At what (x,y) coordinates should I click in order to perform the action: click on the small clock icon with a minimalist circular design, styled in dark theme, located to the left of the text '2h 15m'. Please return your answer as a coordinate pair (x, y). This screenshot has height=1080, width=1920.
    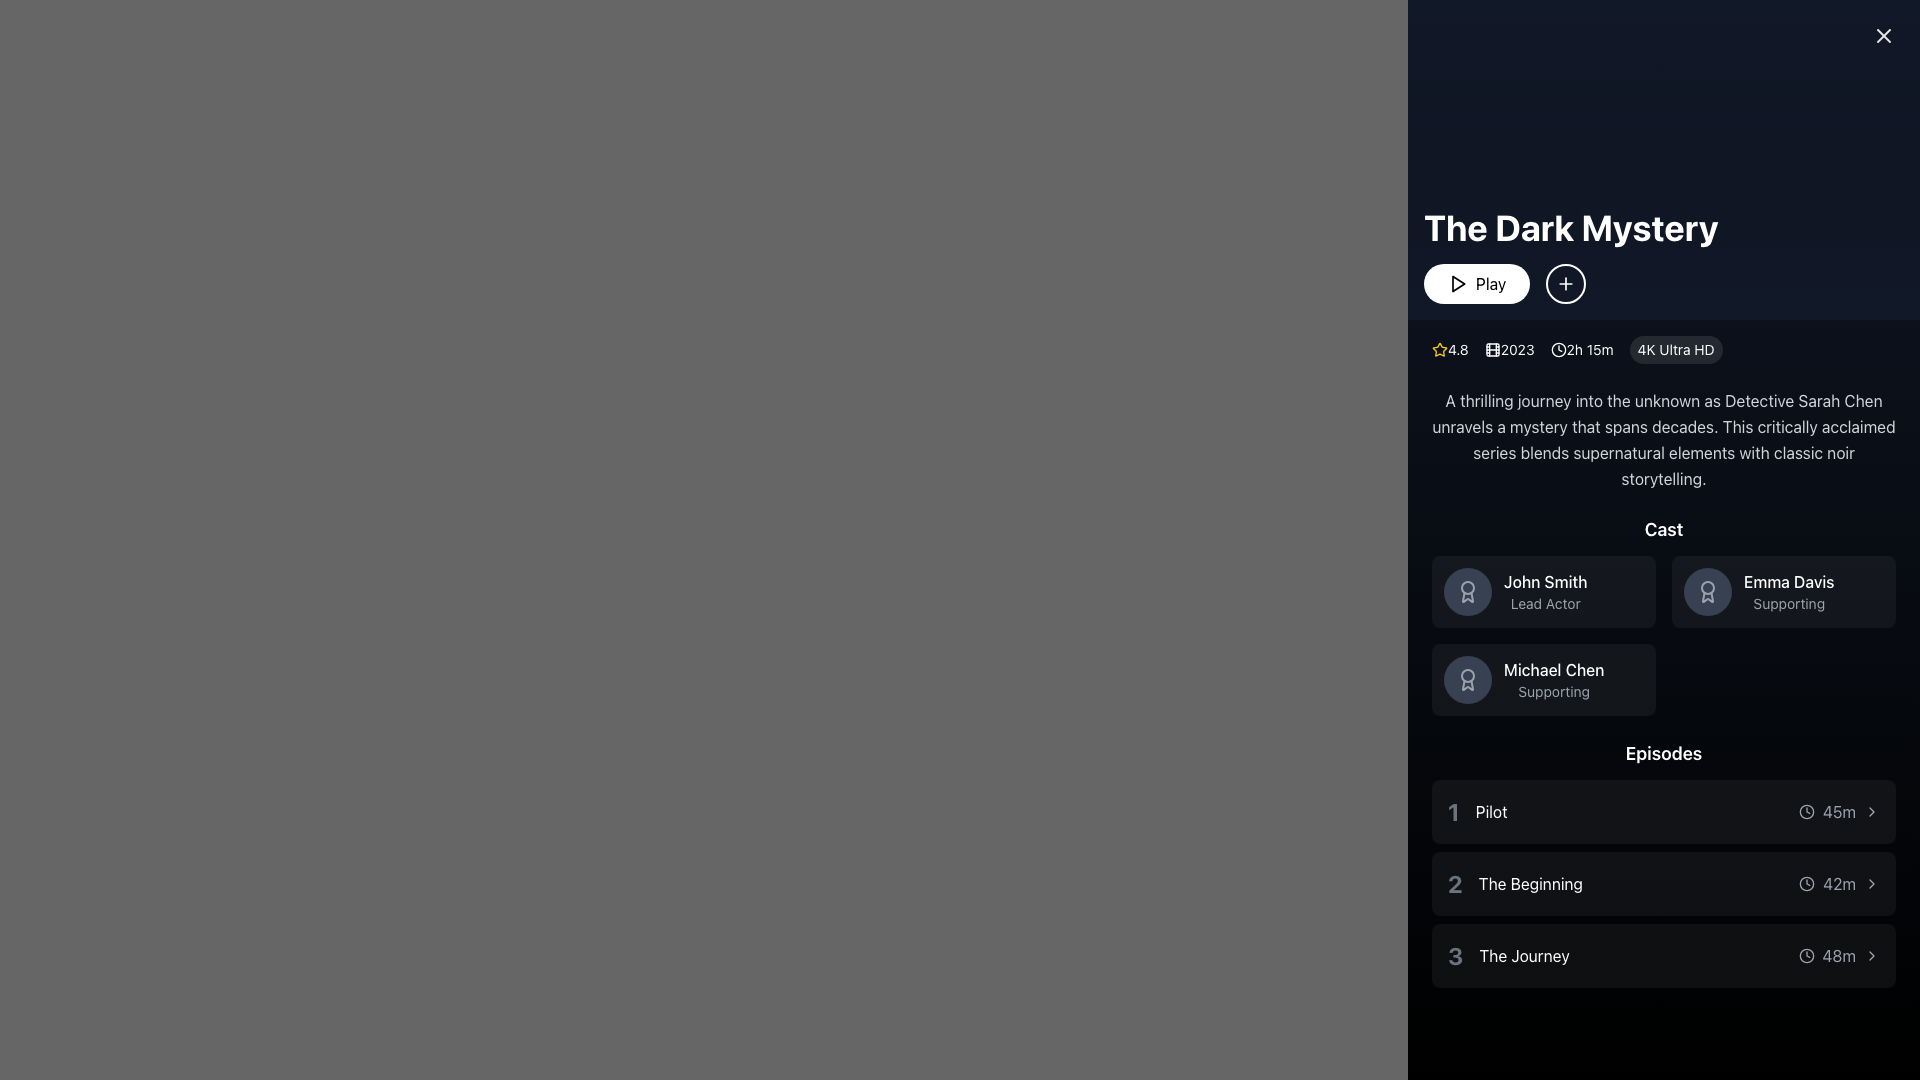
    Looking at the image, I should click on (1557, 349).